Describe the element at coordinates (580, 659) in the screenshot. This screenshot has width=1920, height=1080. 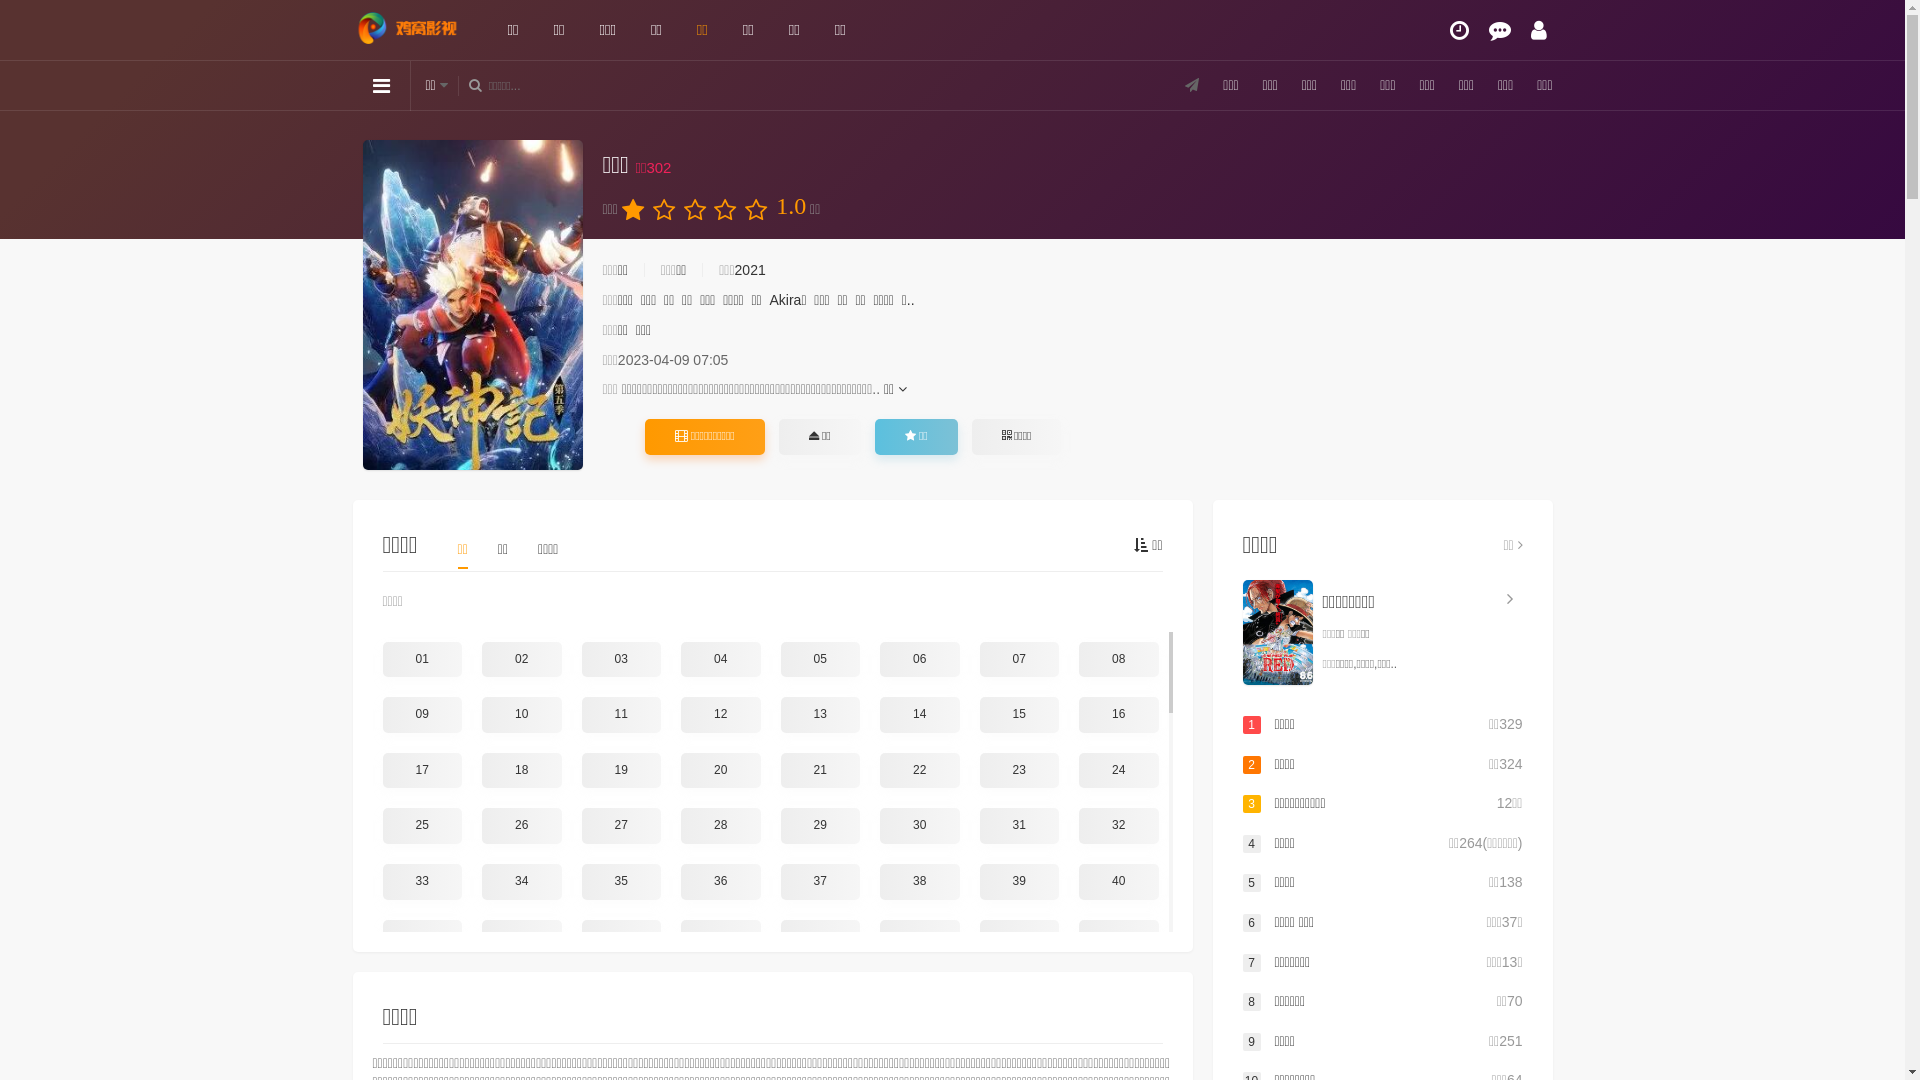
I see `'03'` at that location.